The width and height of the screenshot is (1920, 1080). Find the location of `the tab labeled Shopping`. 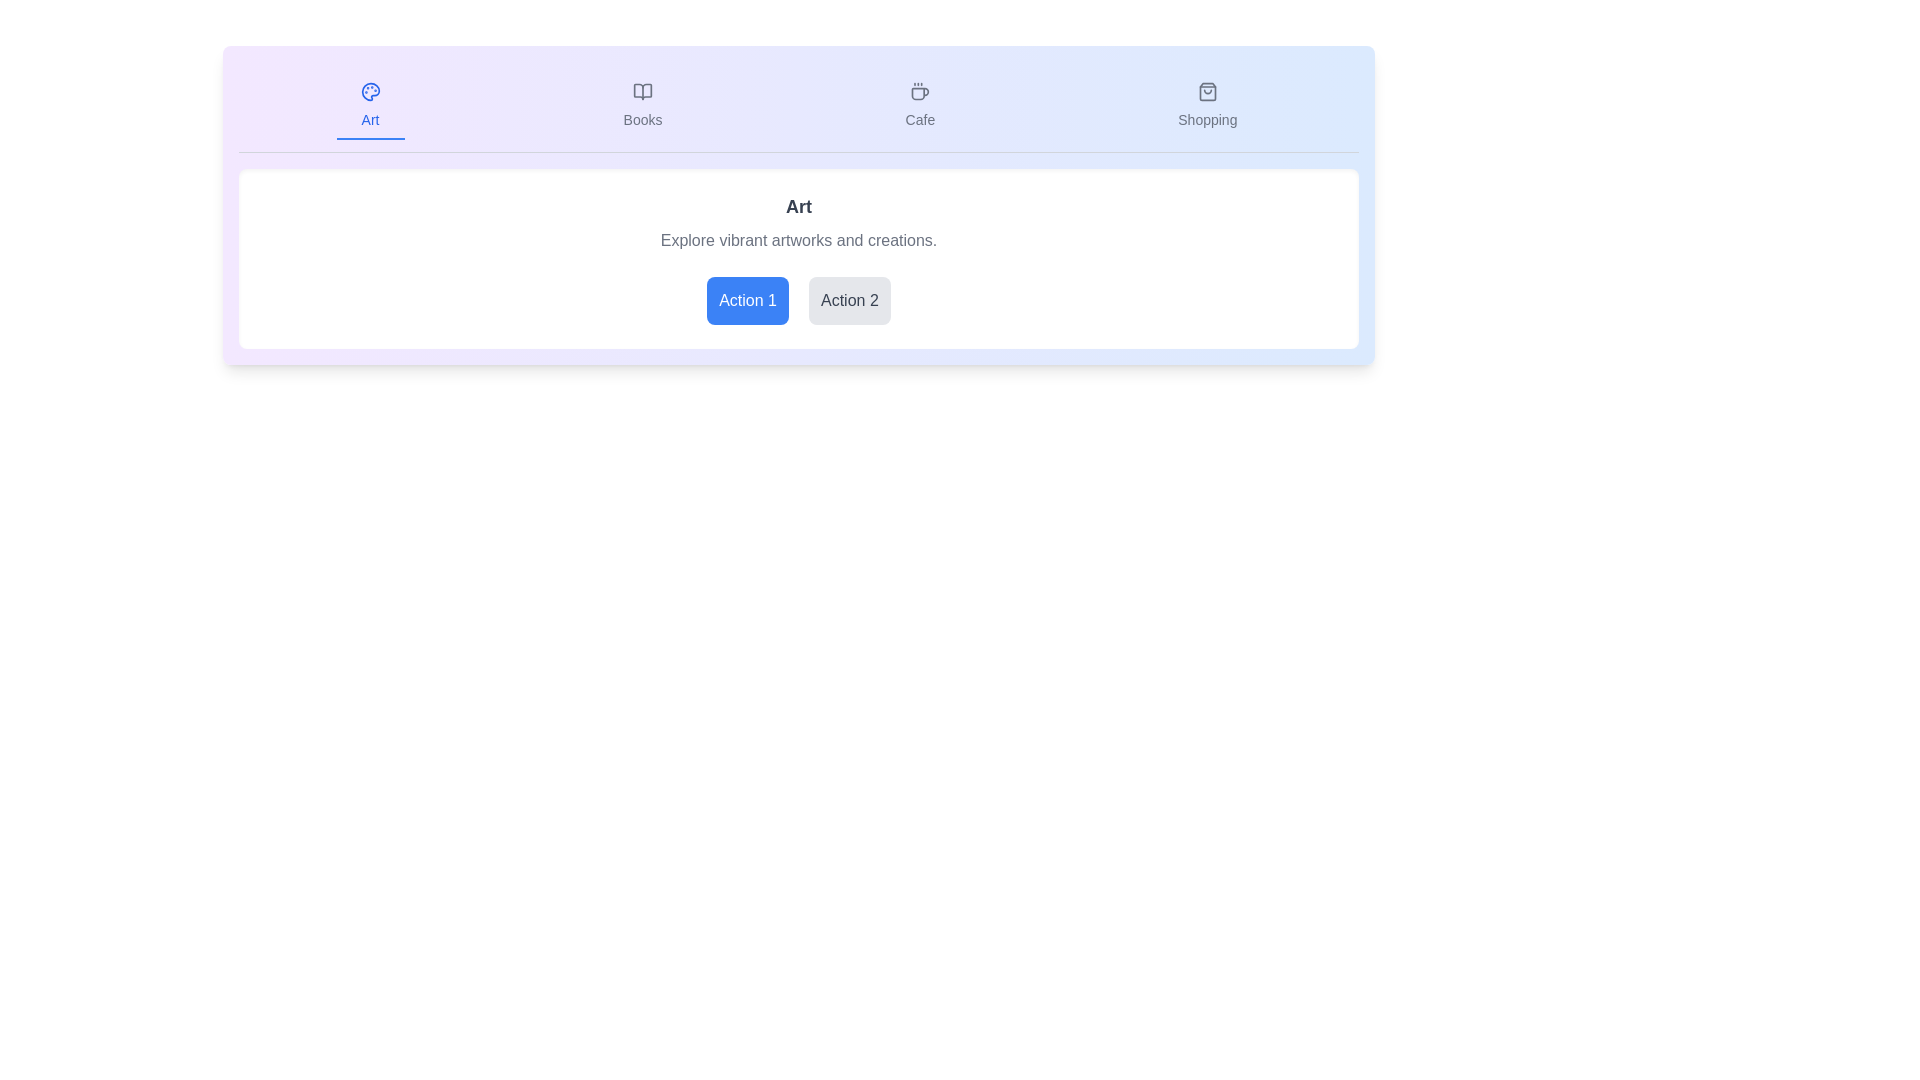

the tab labeled Shopping is located at coordinates (1206, 107).